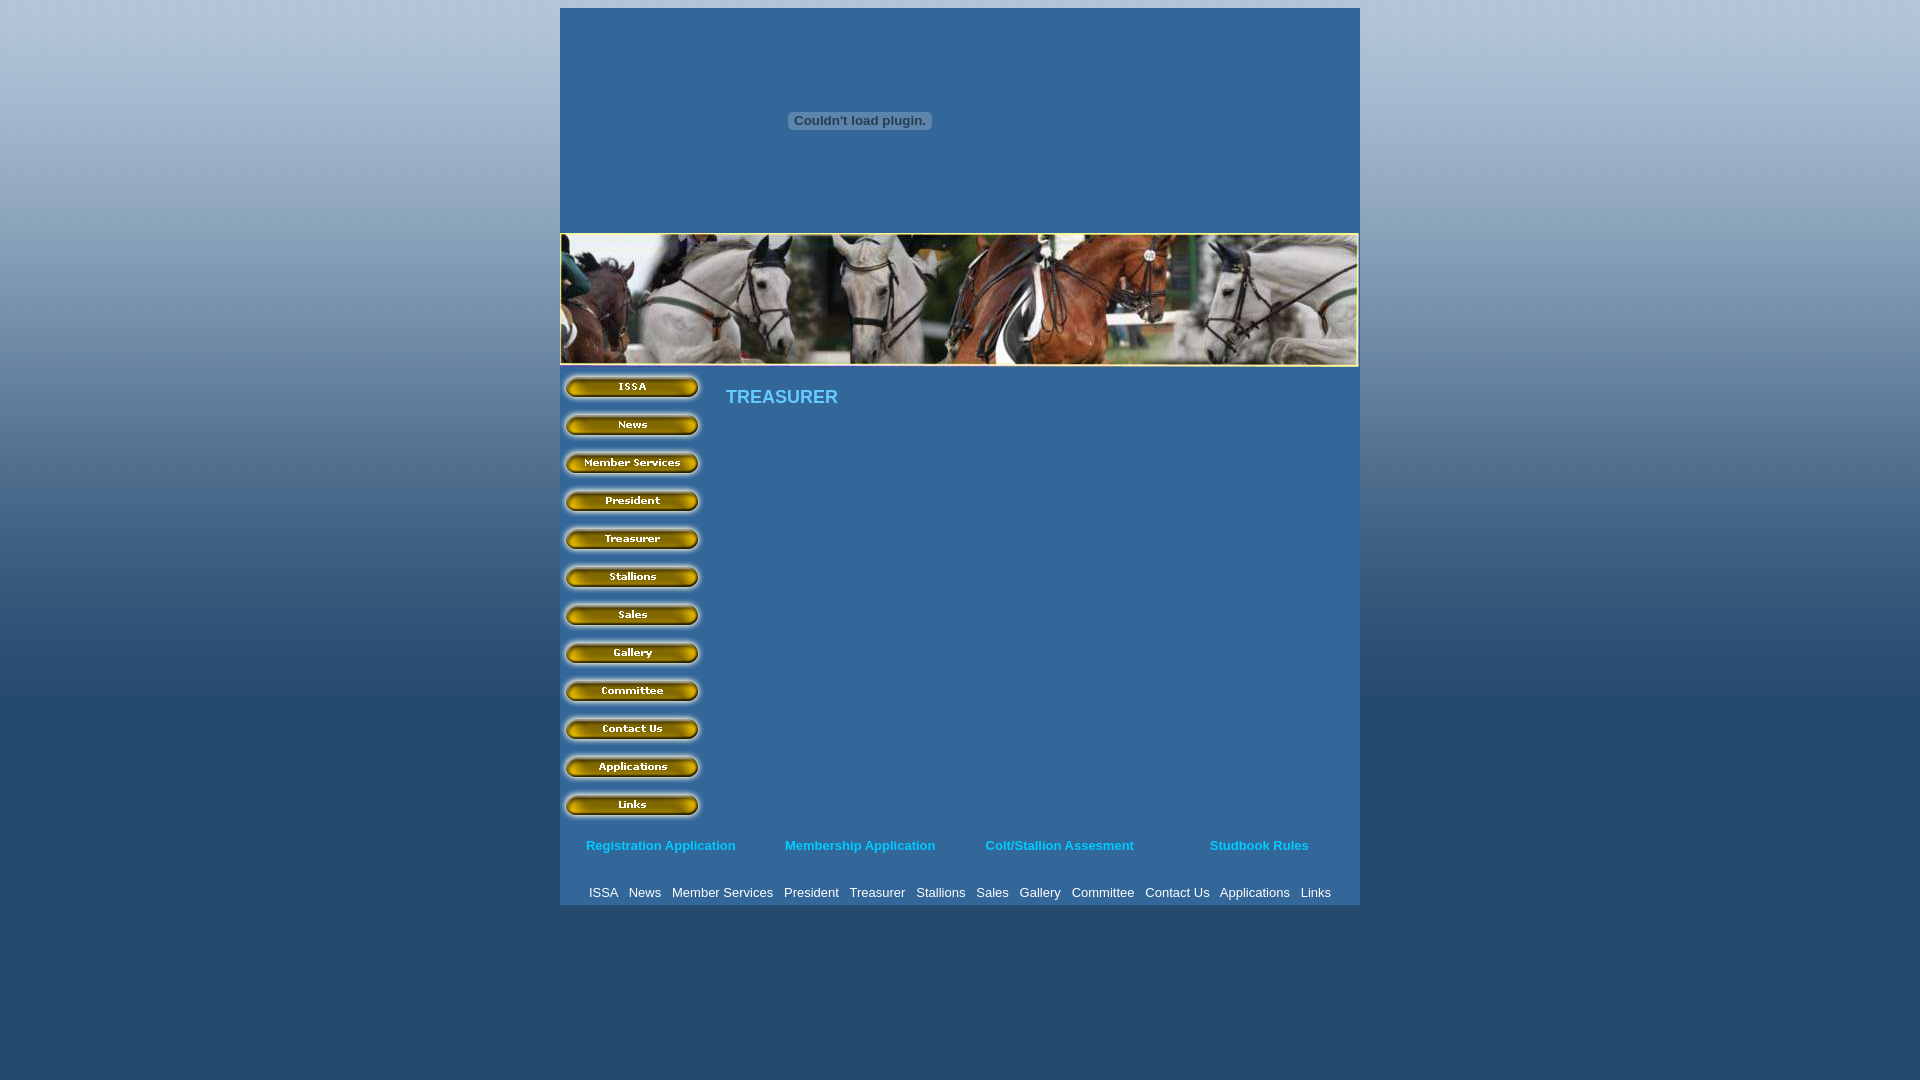 The height and width of the screenshot is (1080, 1920). Describe the element at coordinates (632, 385) in the screenshot. I see `'ISSA'` at that location.